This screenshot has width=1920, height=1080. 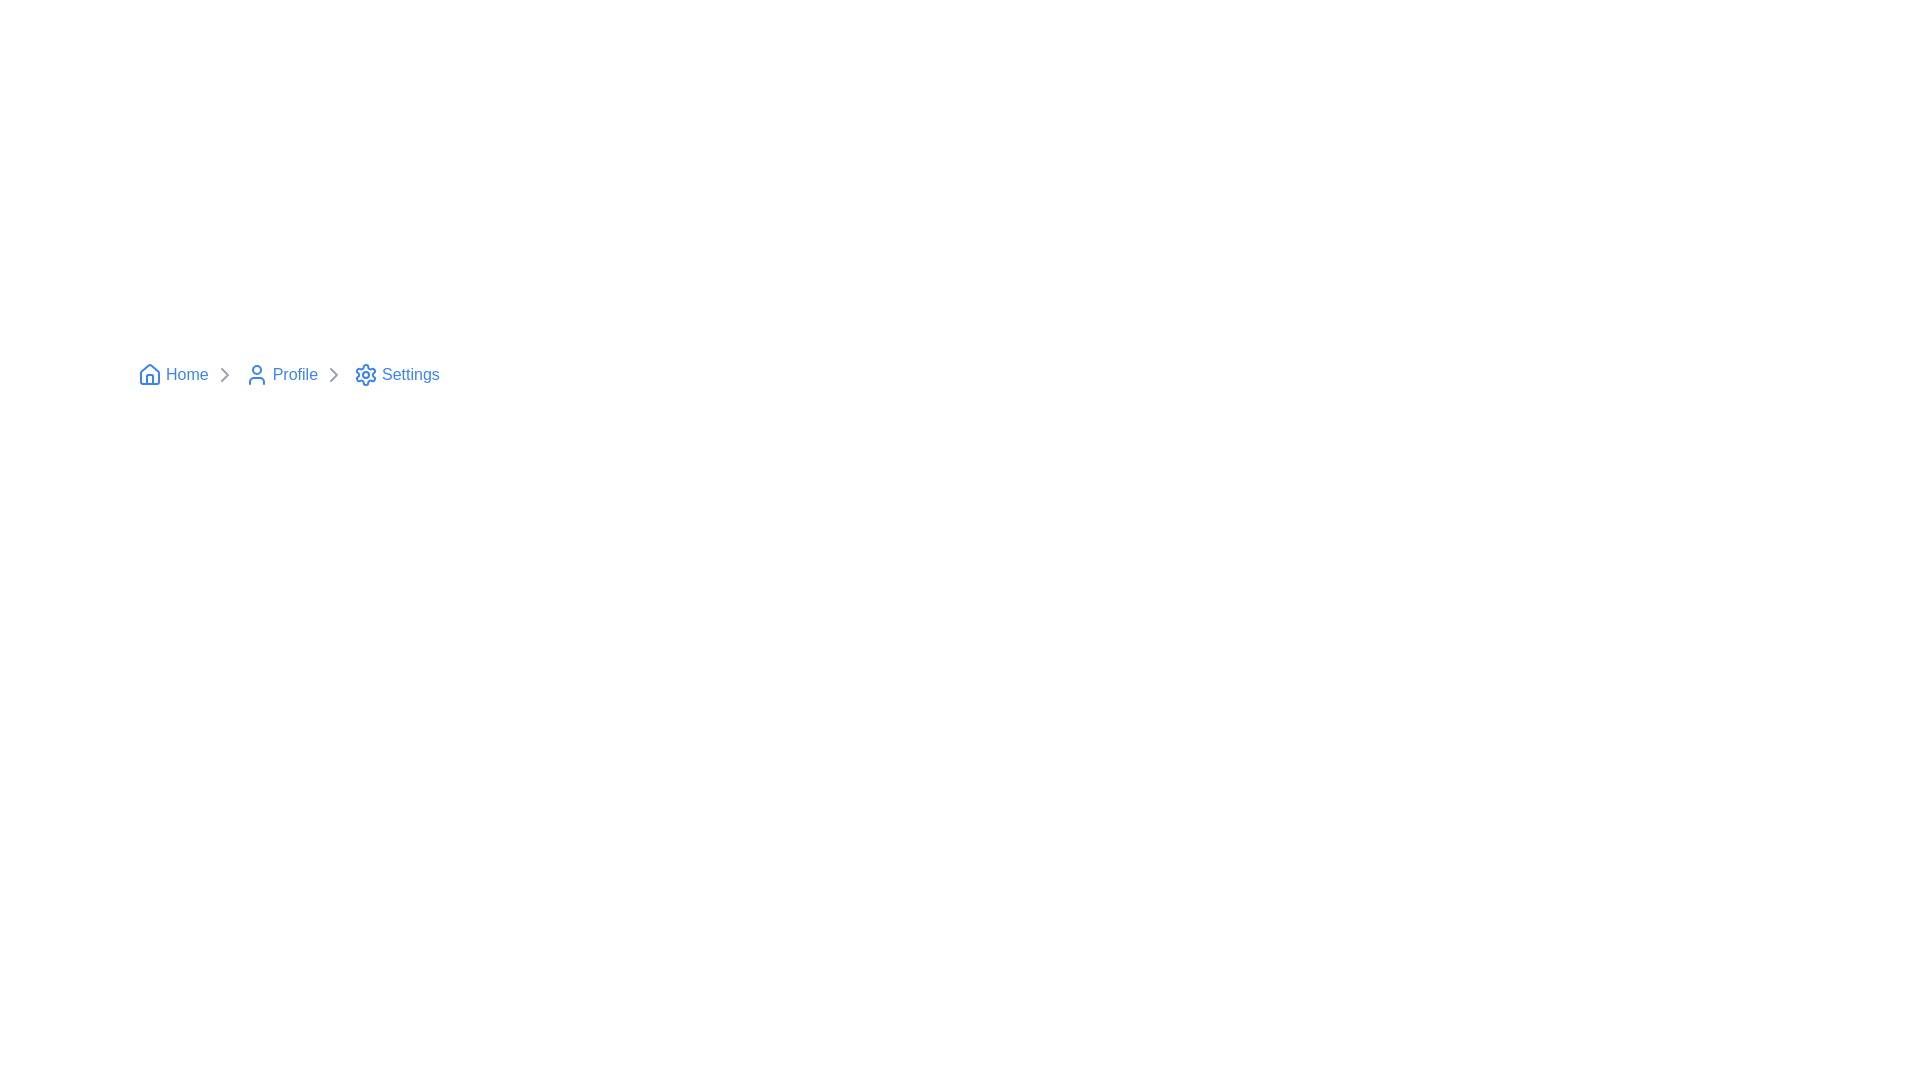 What do you see at coordinates (187, 374) in the screenshot?
I see `the 'Home' text label, which is displayed in blue and located near a house icon in the upper-left corner of the interface` at bounding box center [187, 374].